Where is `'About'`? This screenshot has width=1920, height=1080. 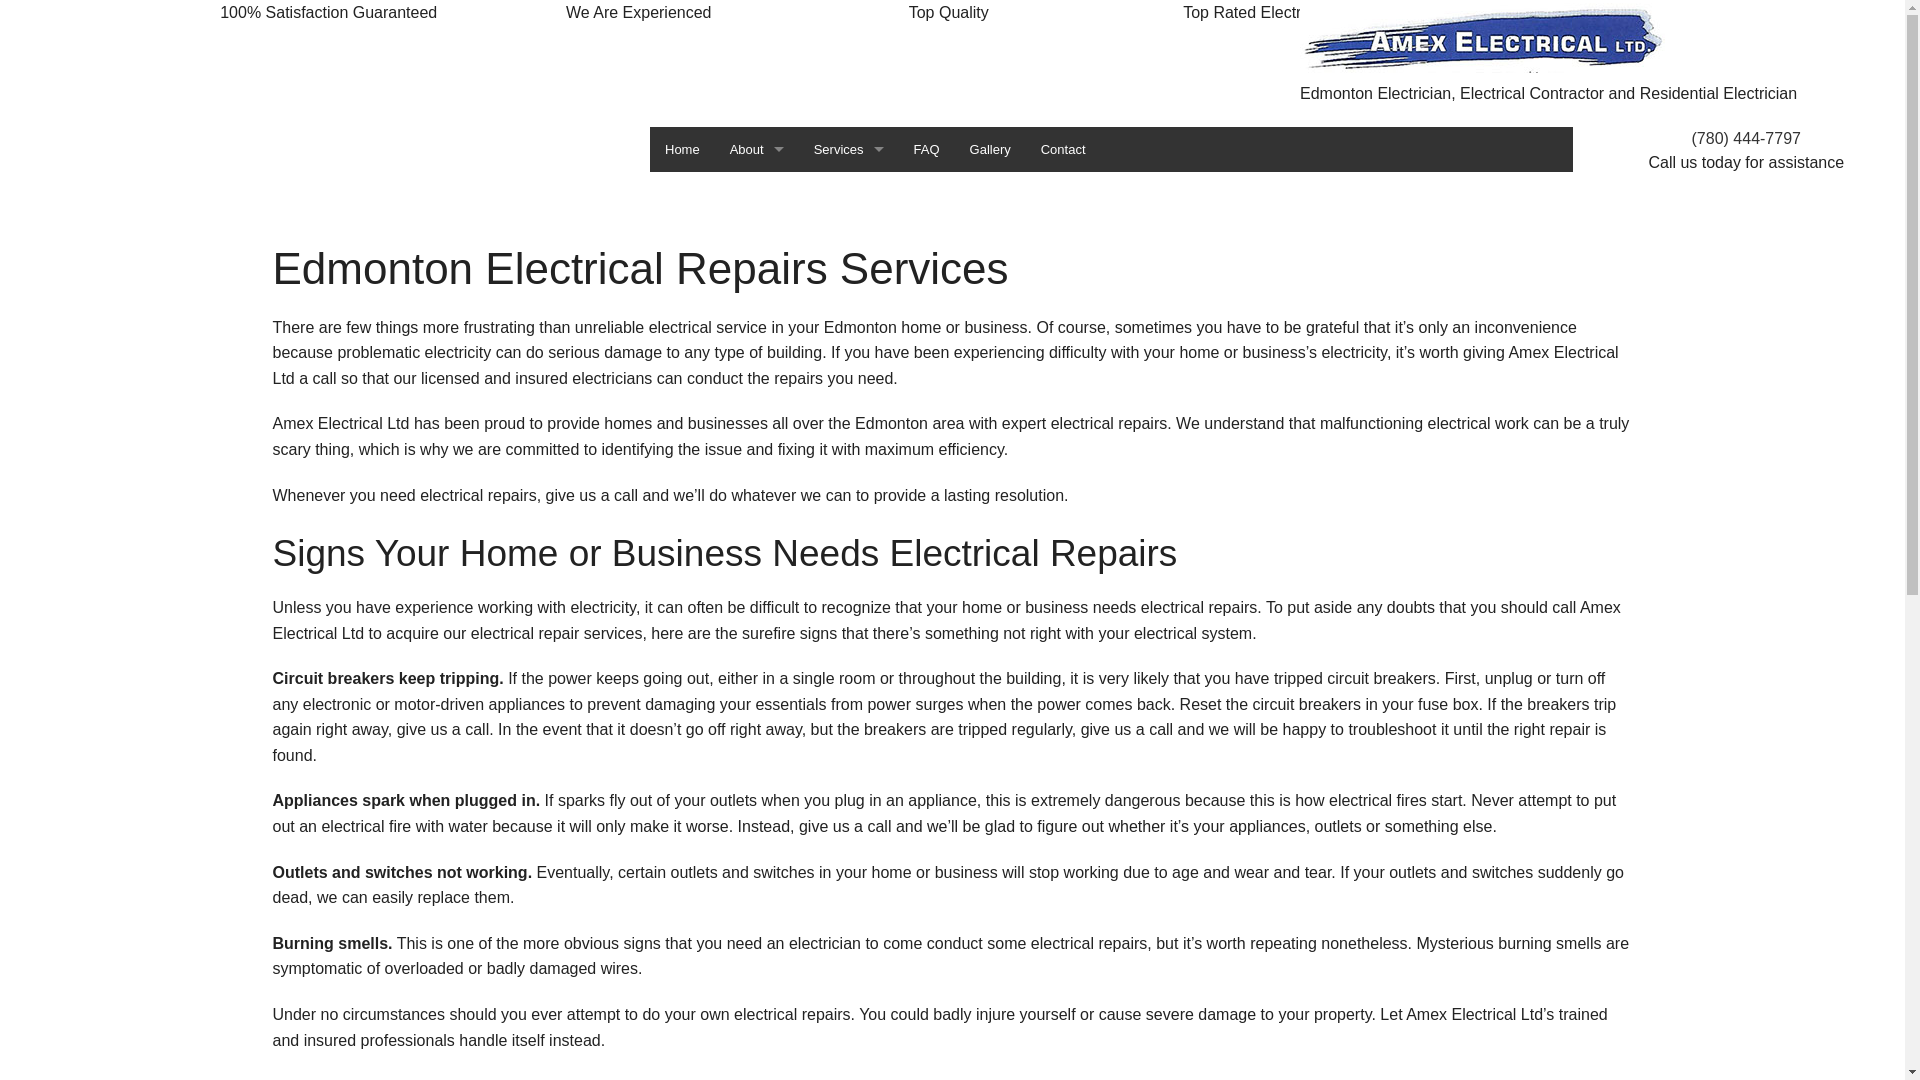 'About' is located at coordinates (756, 148).